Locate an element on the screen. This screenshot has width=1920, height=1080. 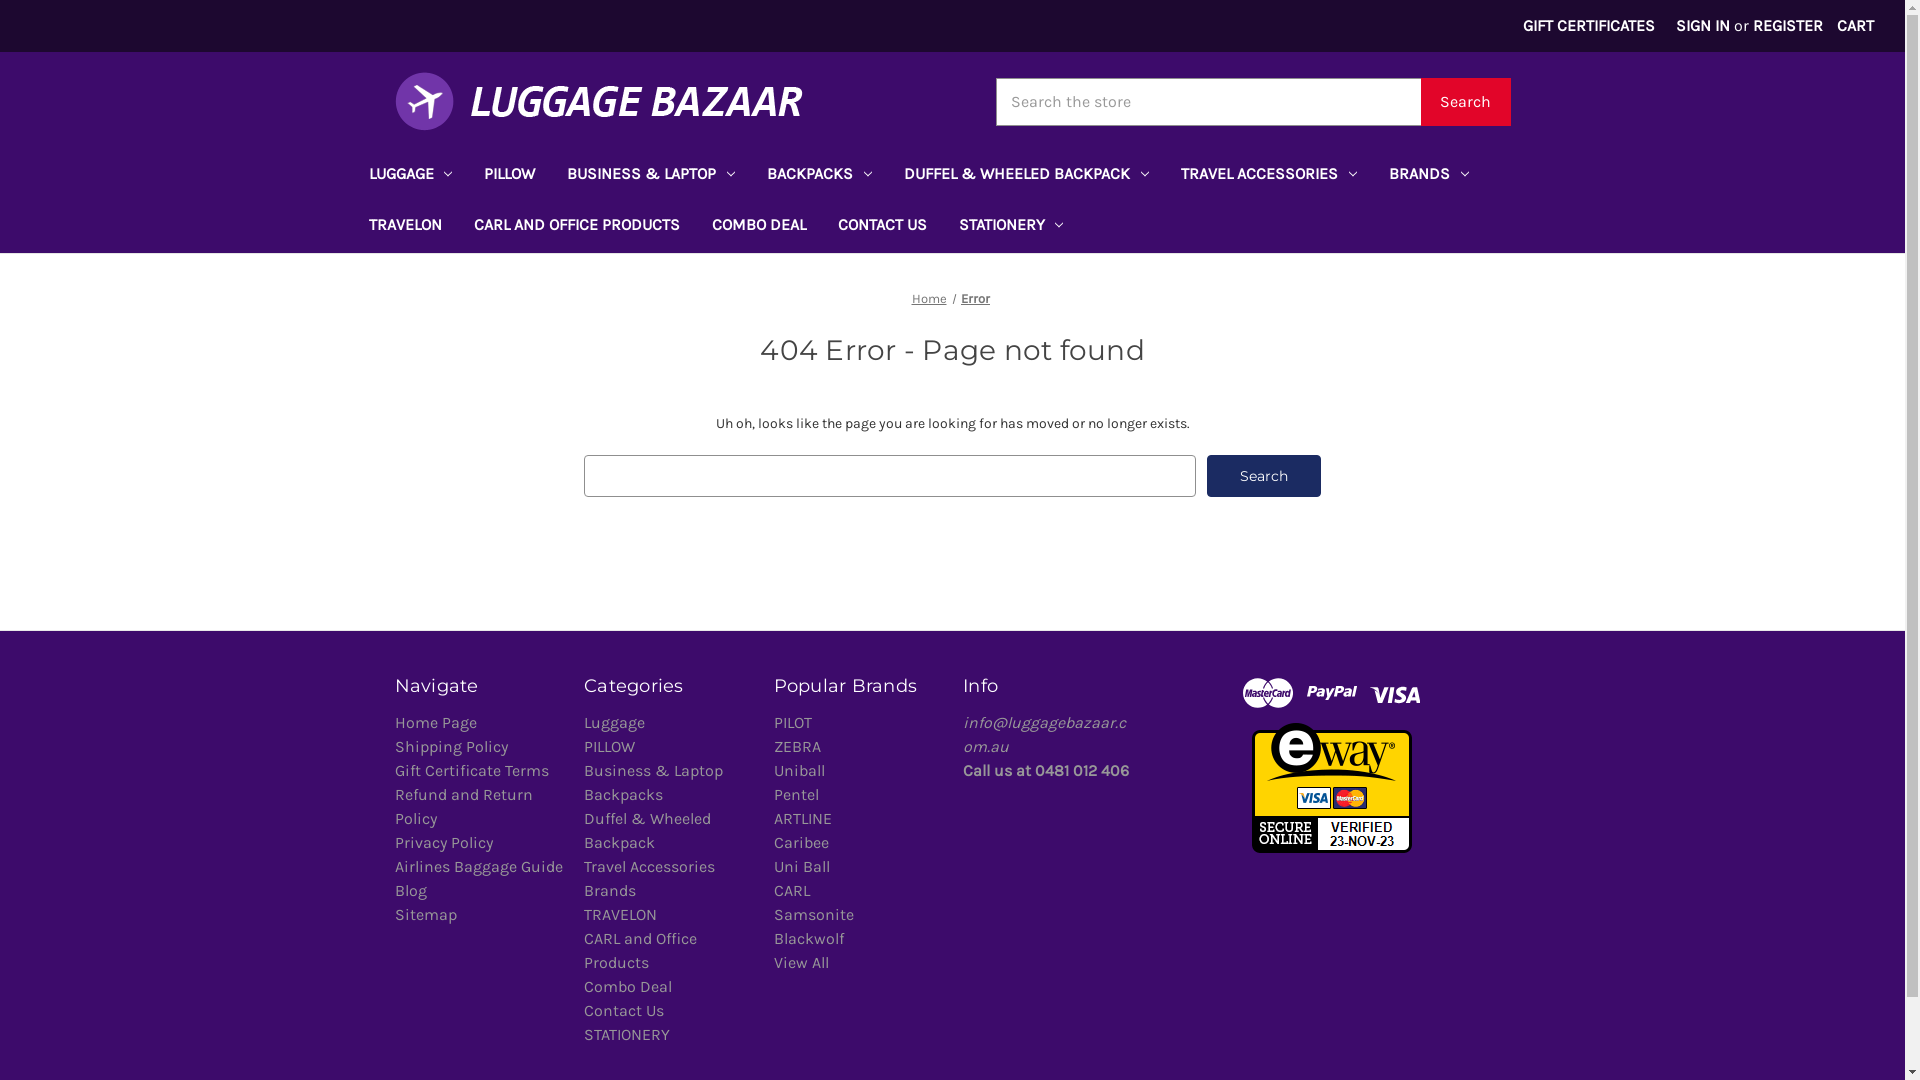
'Blog' is located at coordinates (393, 889).